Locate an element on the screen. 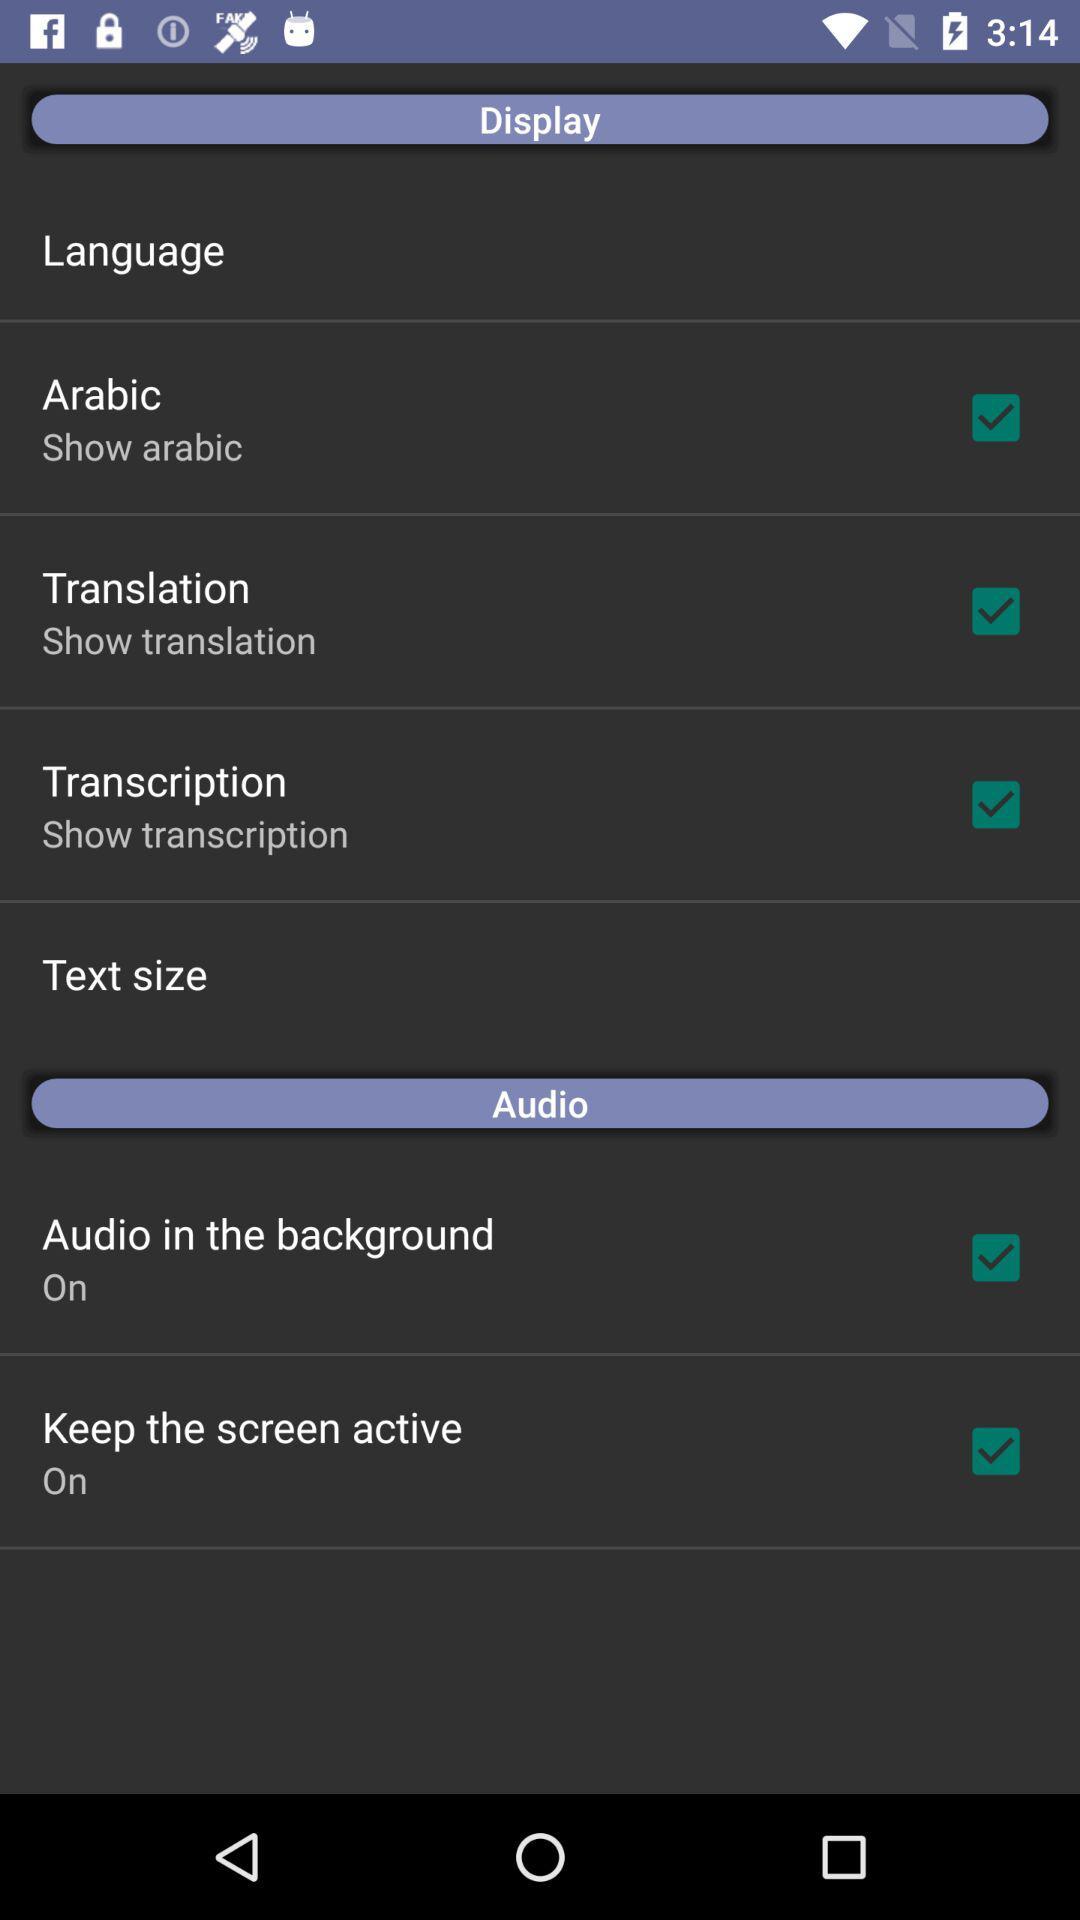 This screenshot has width=1080, height=1920. app above on app is located at coordinates (251, 1425).